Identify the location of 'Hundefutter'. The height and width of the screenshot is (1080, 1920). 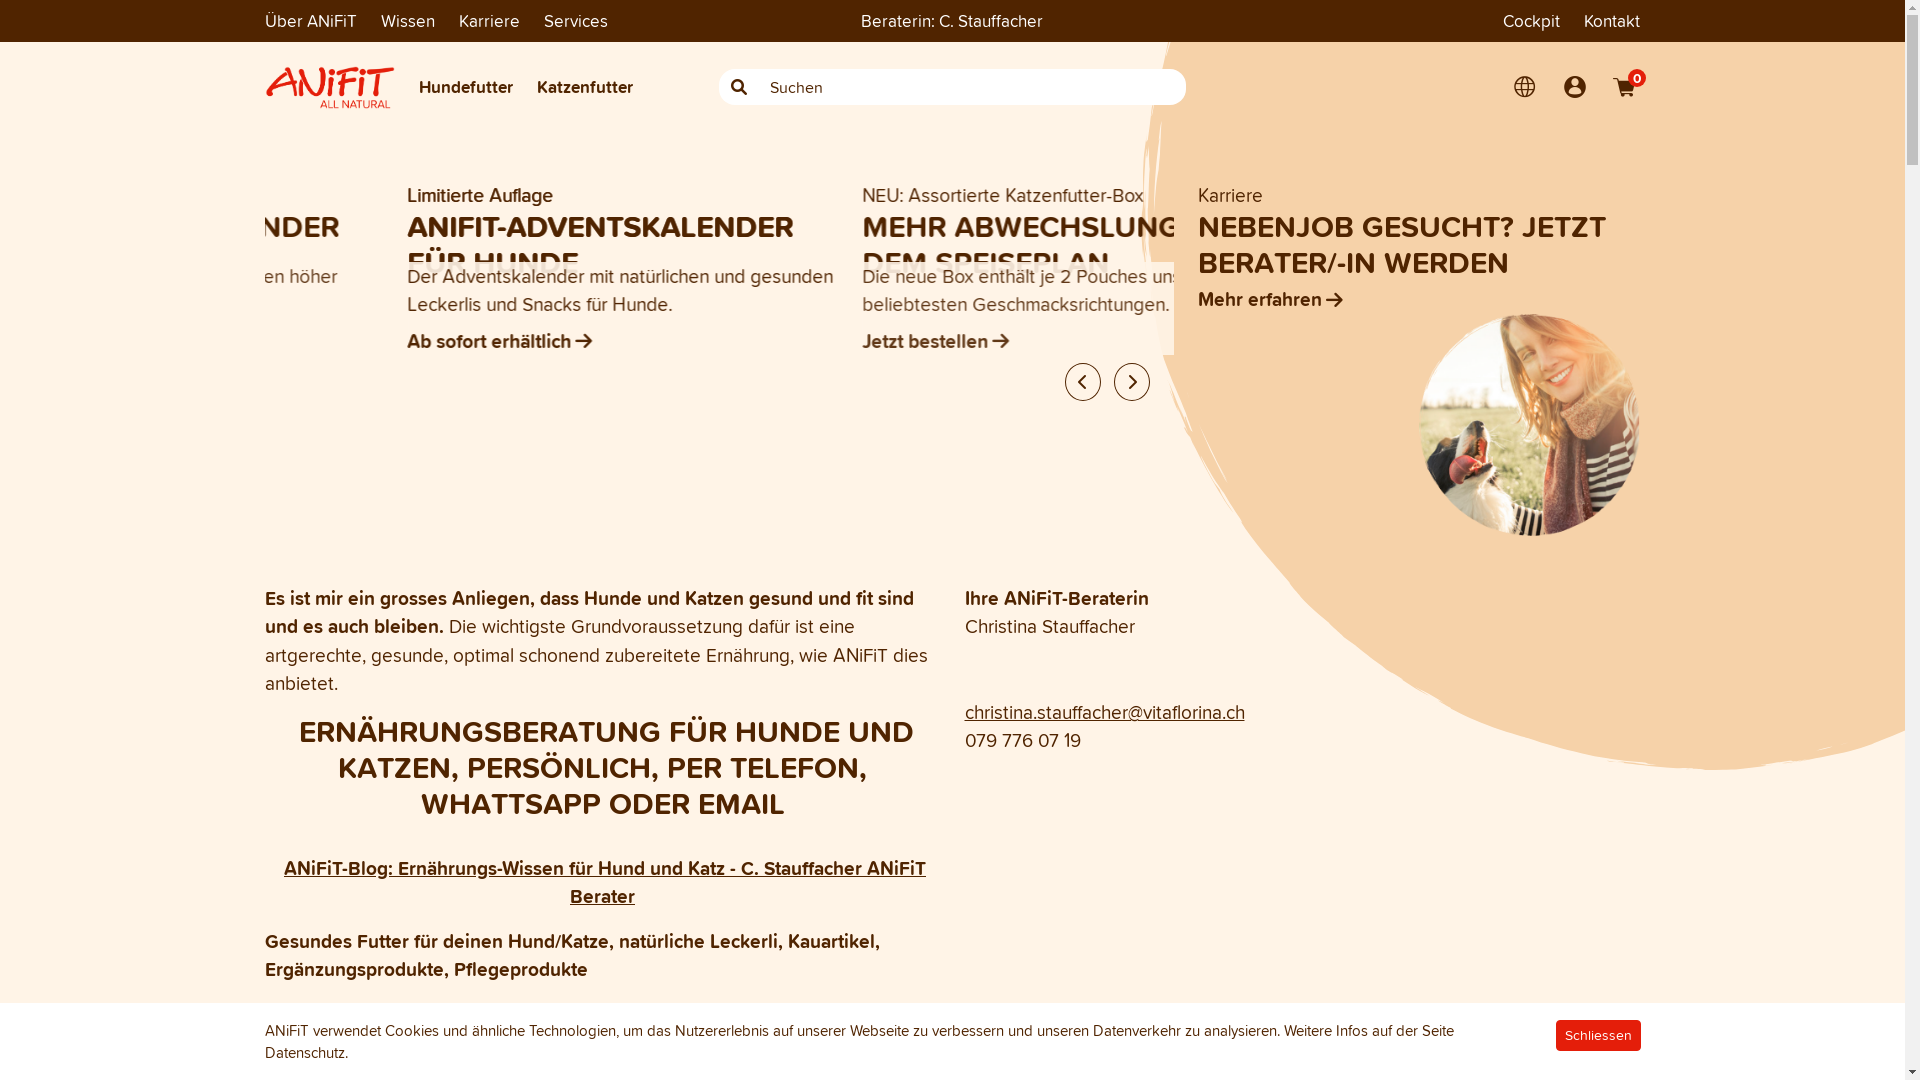
(464, 86).